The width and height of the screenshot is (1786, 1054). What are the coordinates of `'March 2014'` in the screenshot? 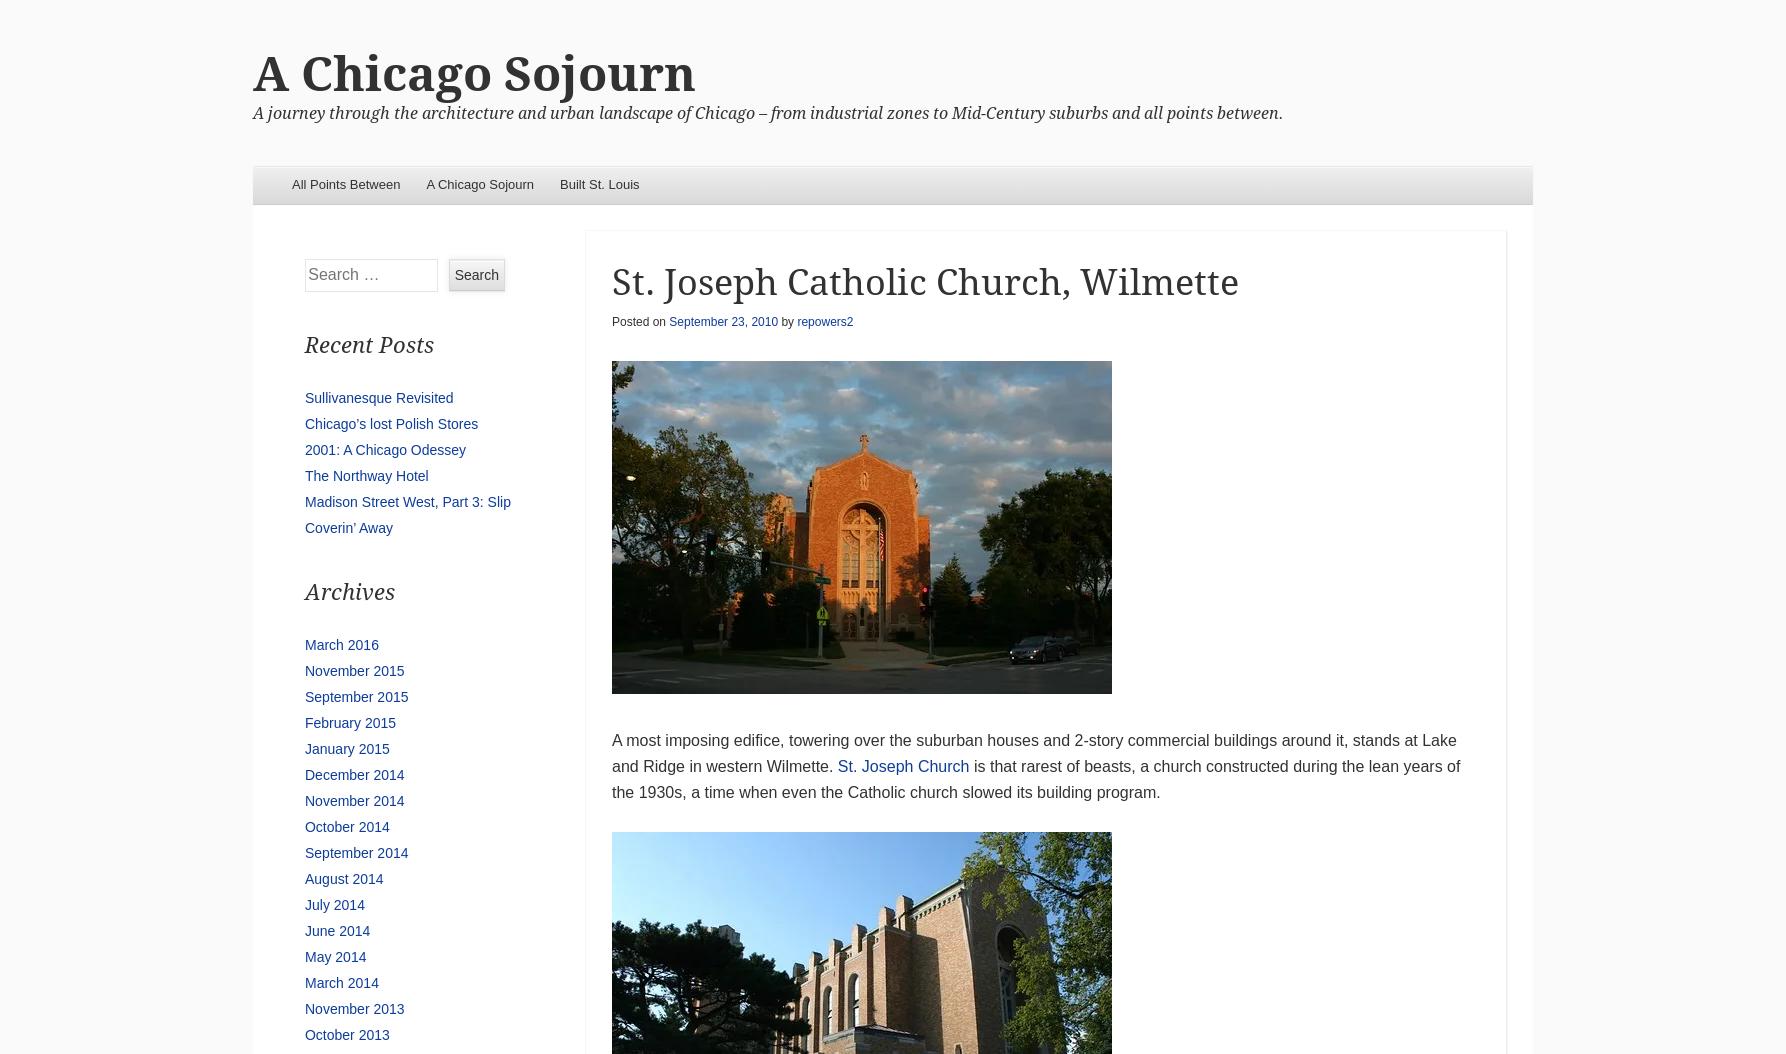 It's located at (340, 982).